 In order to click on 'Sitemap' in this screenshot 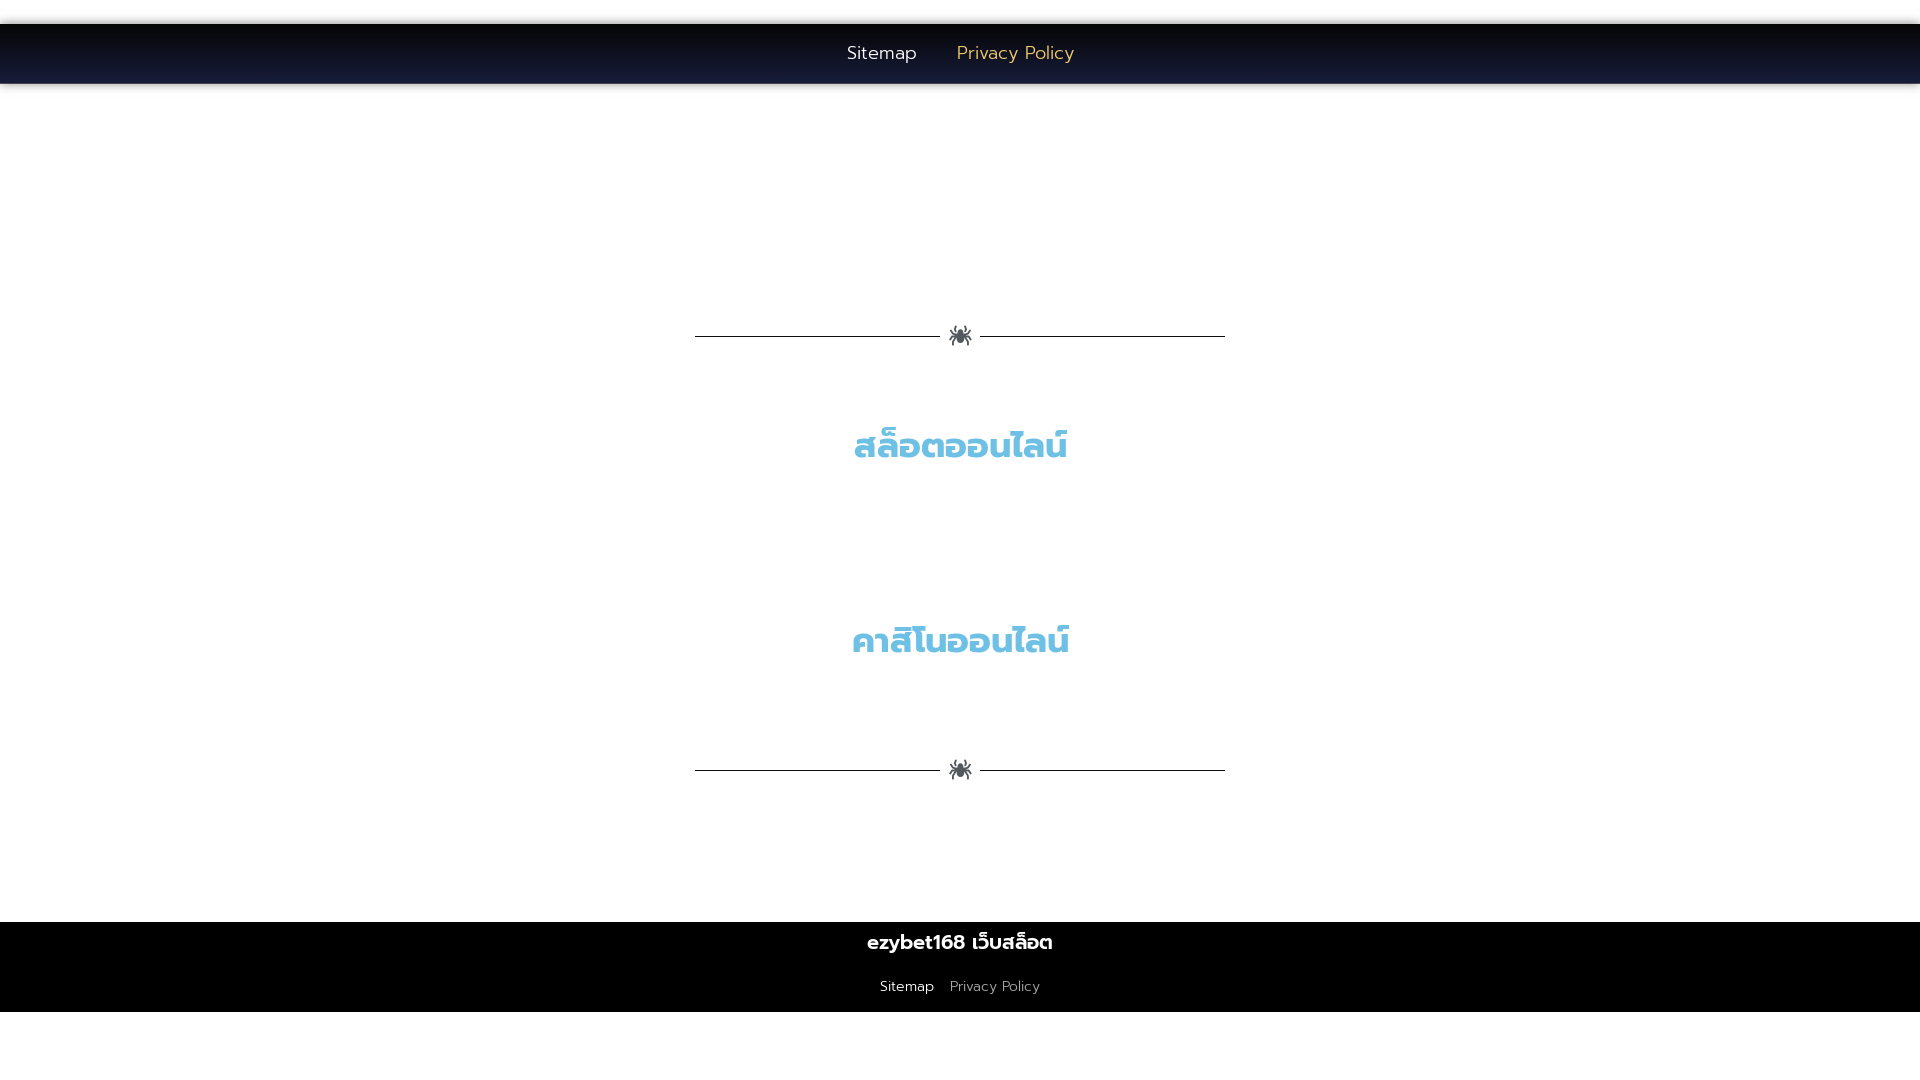, I will do `click(906, 986)`.